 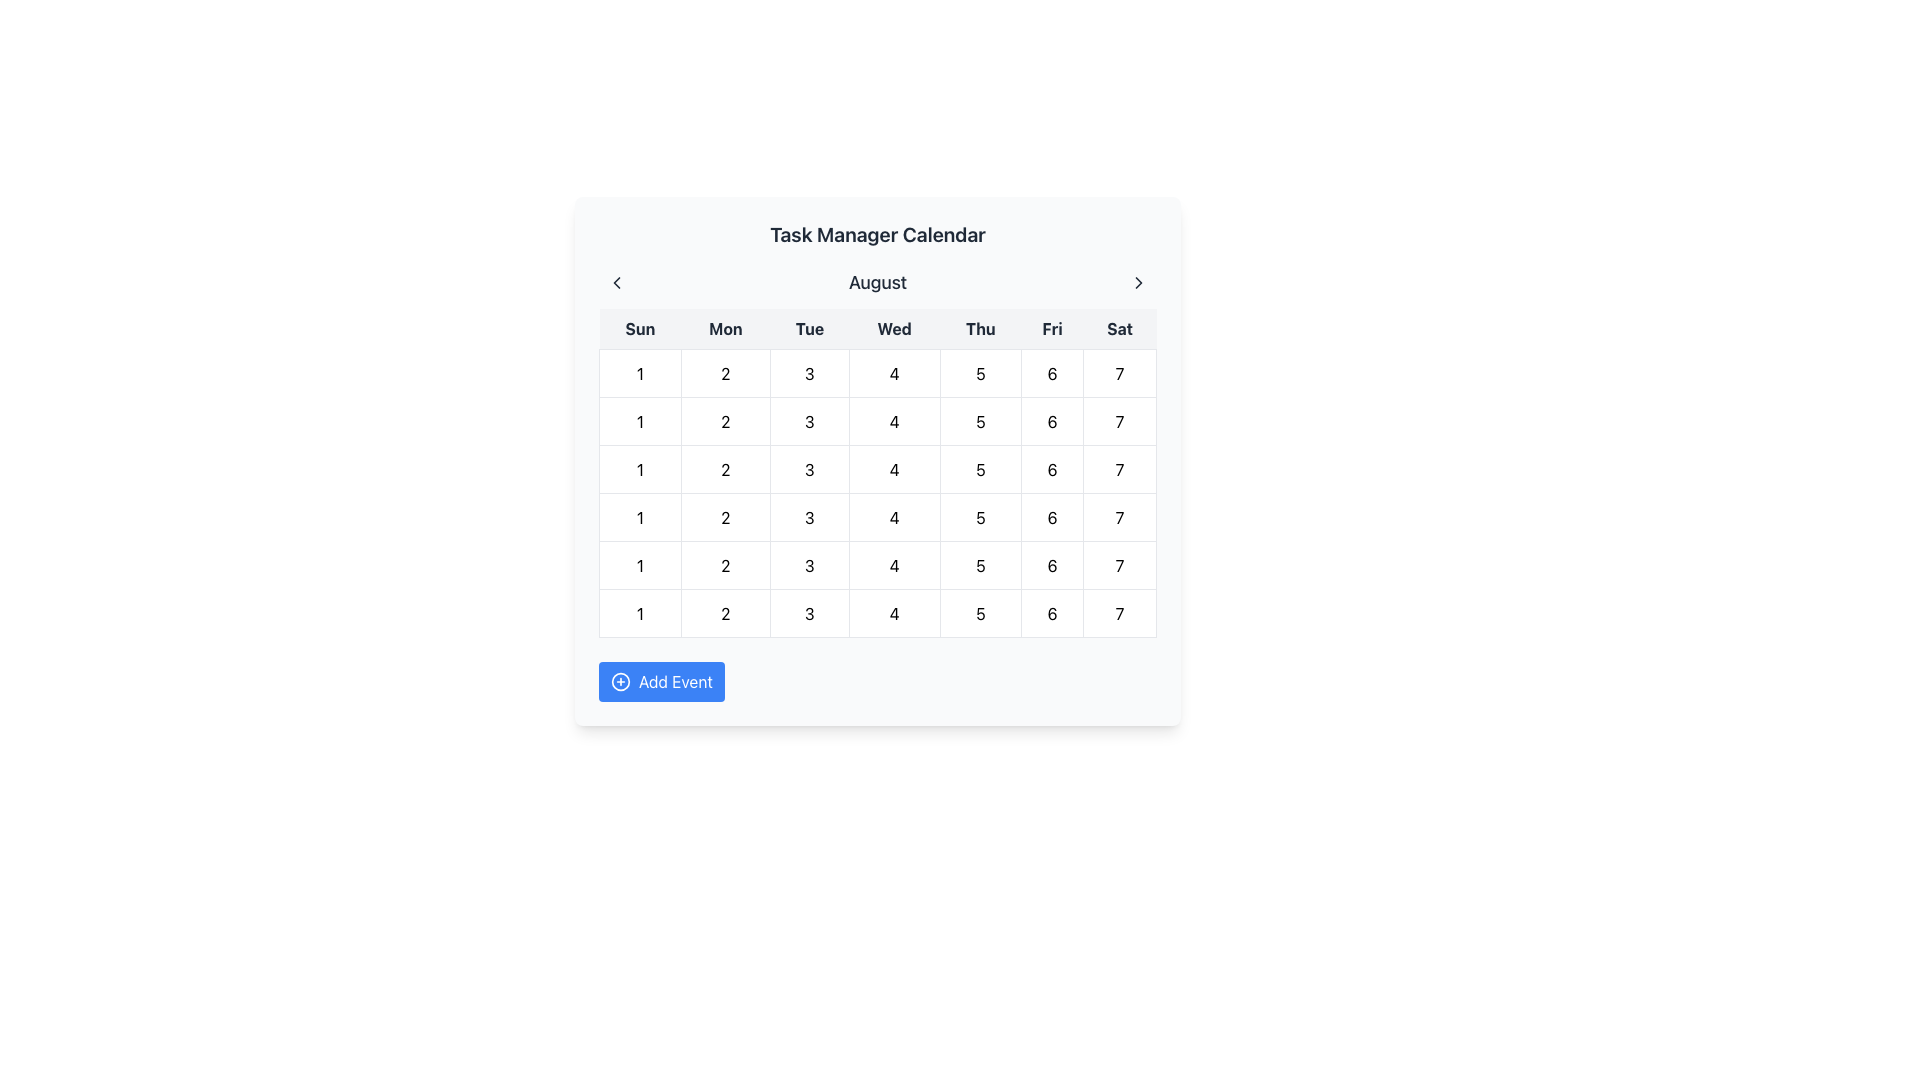 What do you see at coordinates (1138, 282) in the screenshot?
I see `the navigation button for moving to the next month in the calendar interface` at bounding box center [1138, 282].